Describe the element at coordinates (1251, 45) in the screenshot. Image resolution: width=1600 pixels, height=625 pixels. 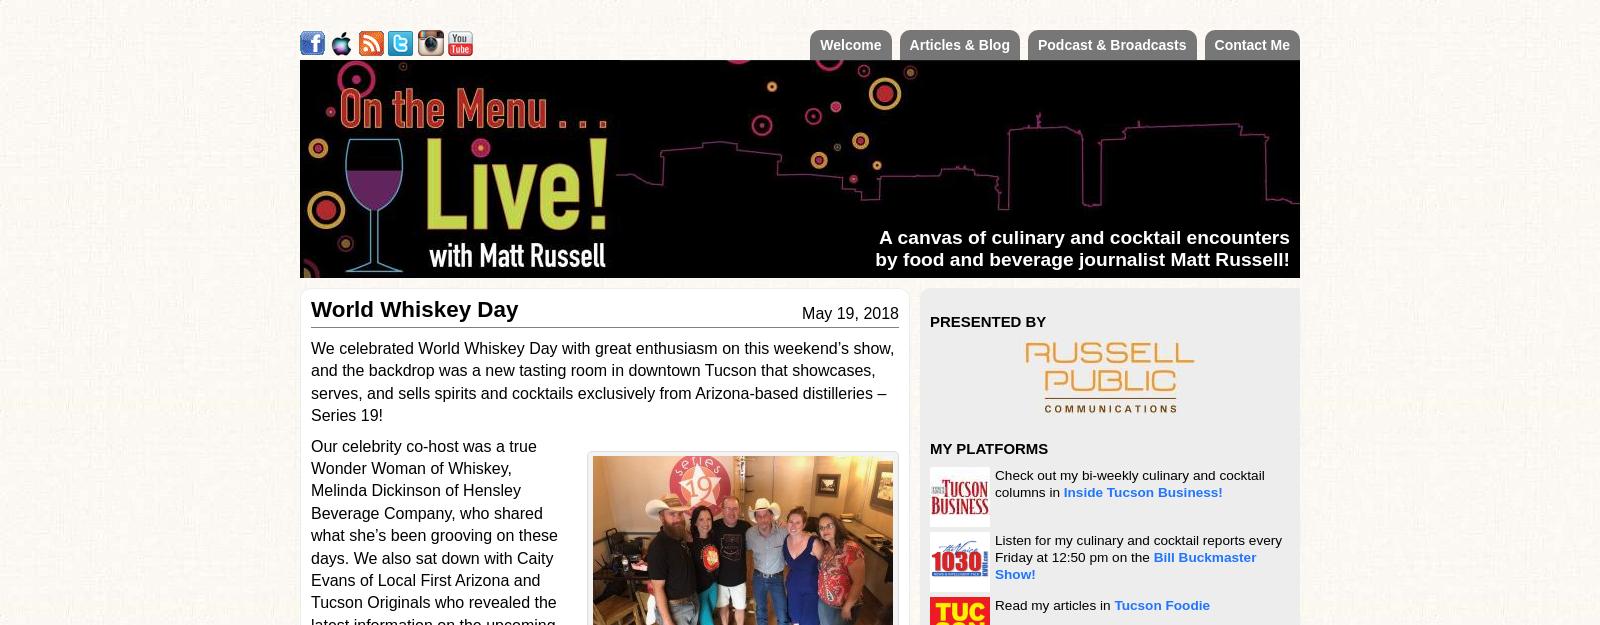
I see `'Contact Me'` at that location.